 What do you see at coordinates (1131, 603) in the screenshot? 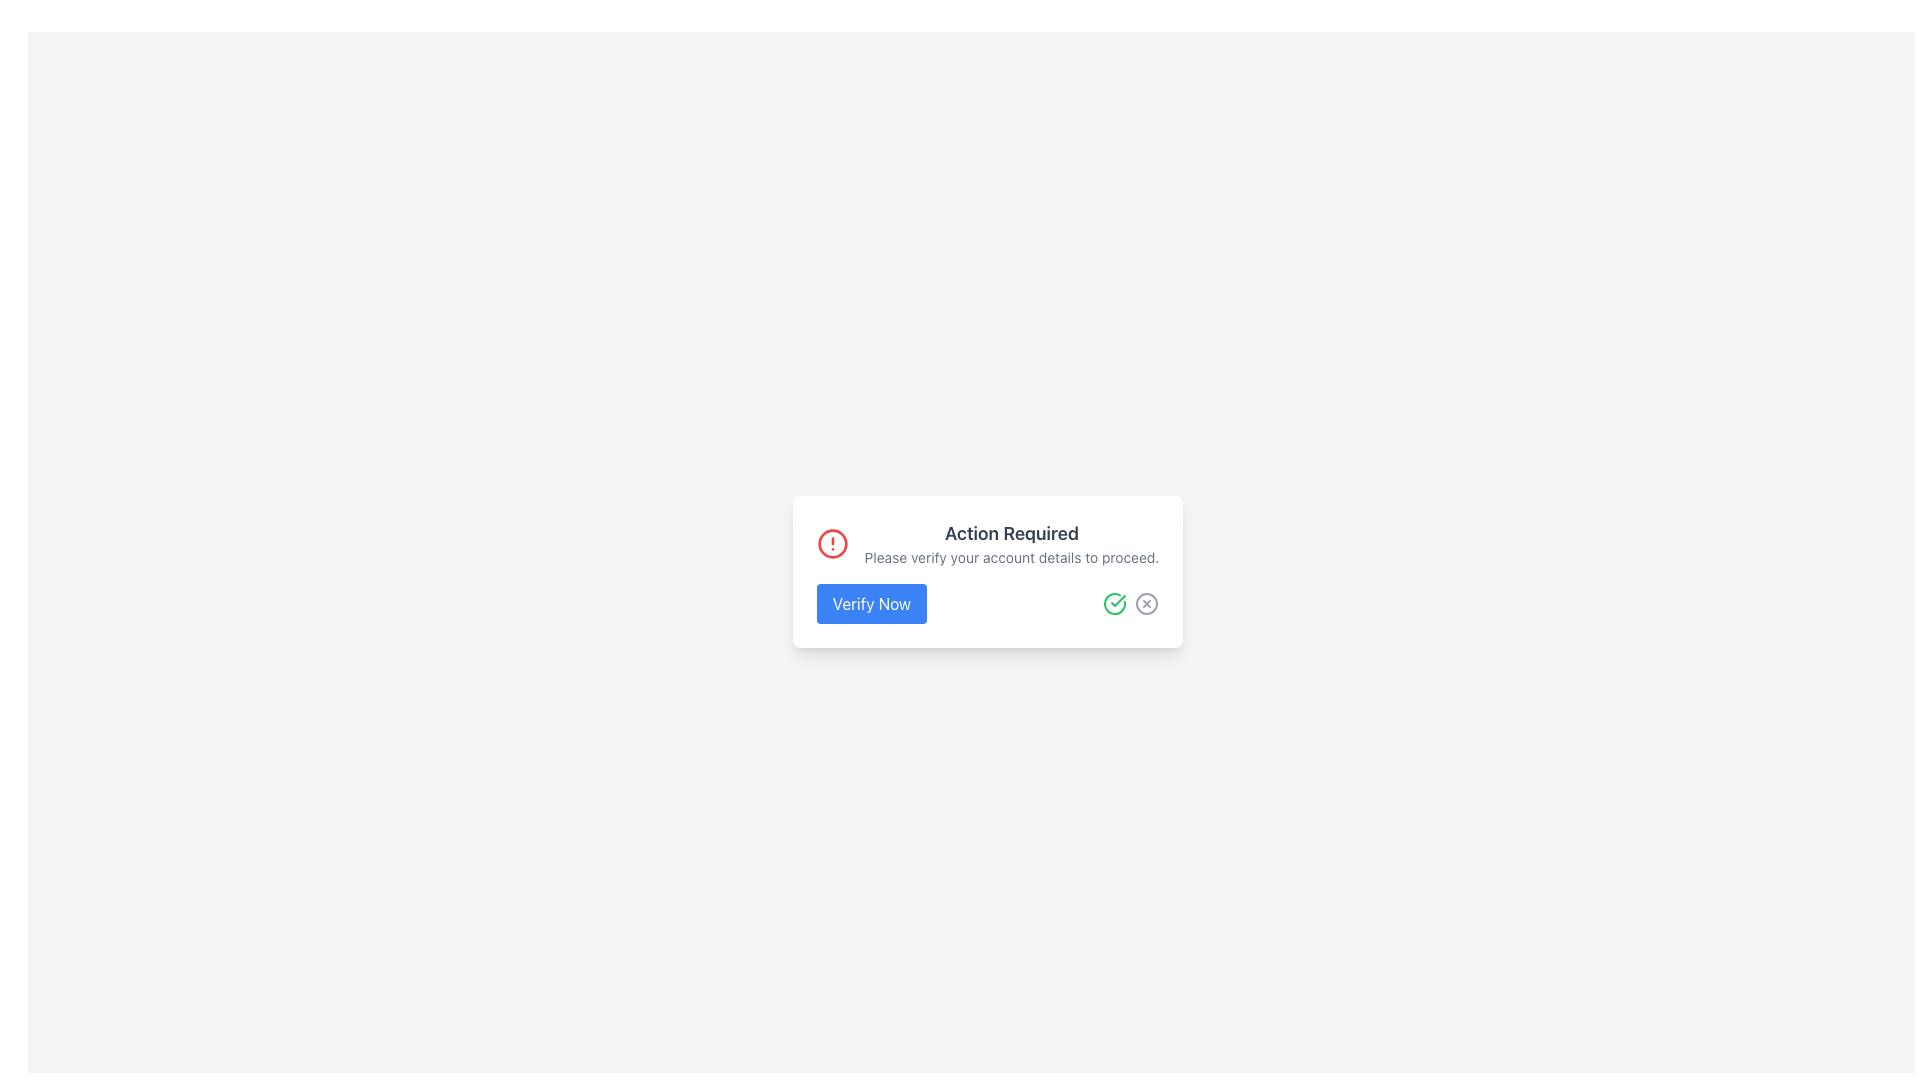
I see `the green check mark icon located on the left side of the group of icons encased in a circular boundary` at bounding box center [1131, 603].